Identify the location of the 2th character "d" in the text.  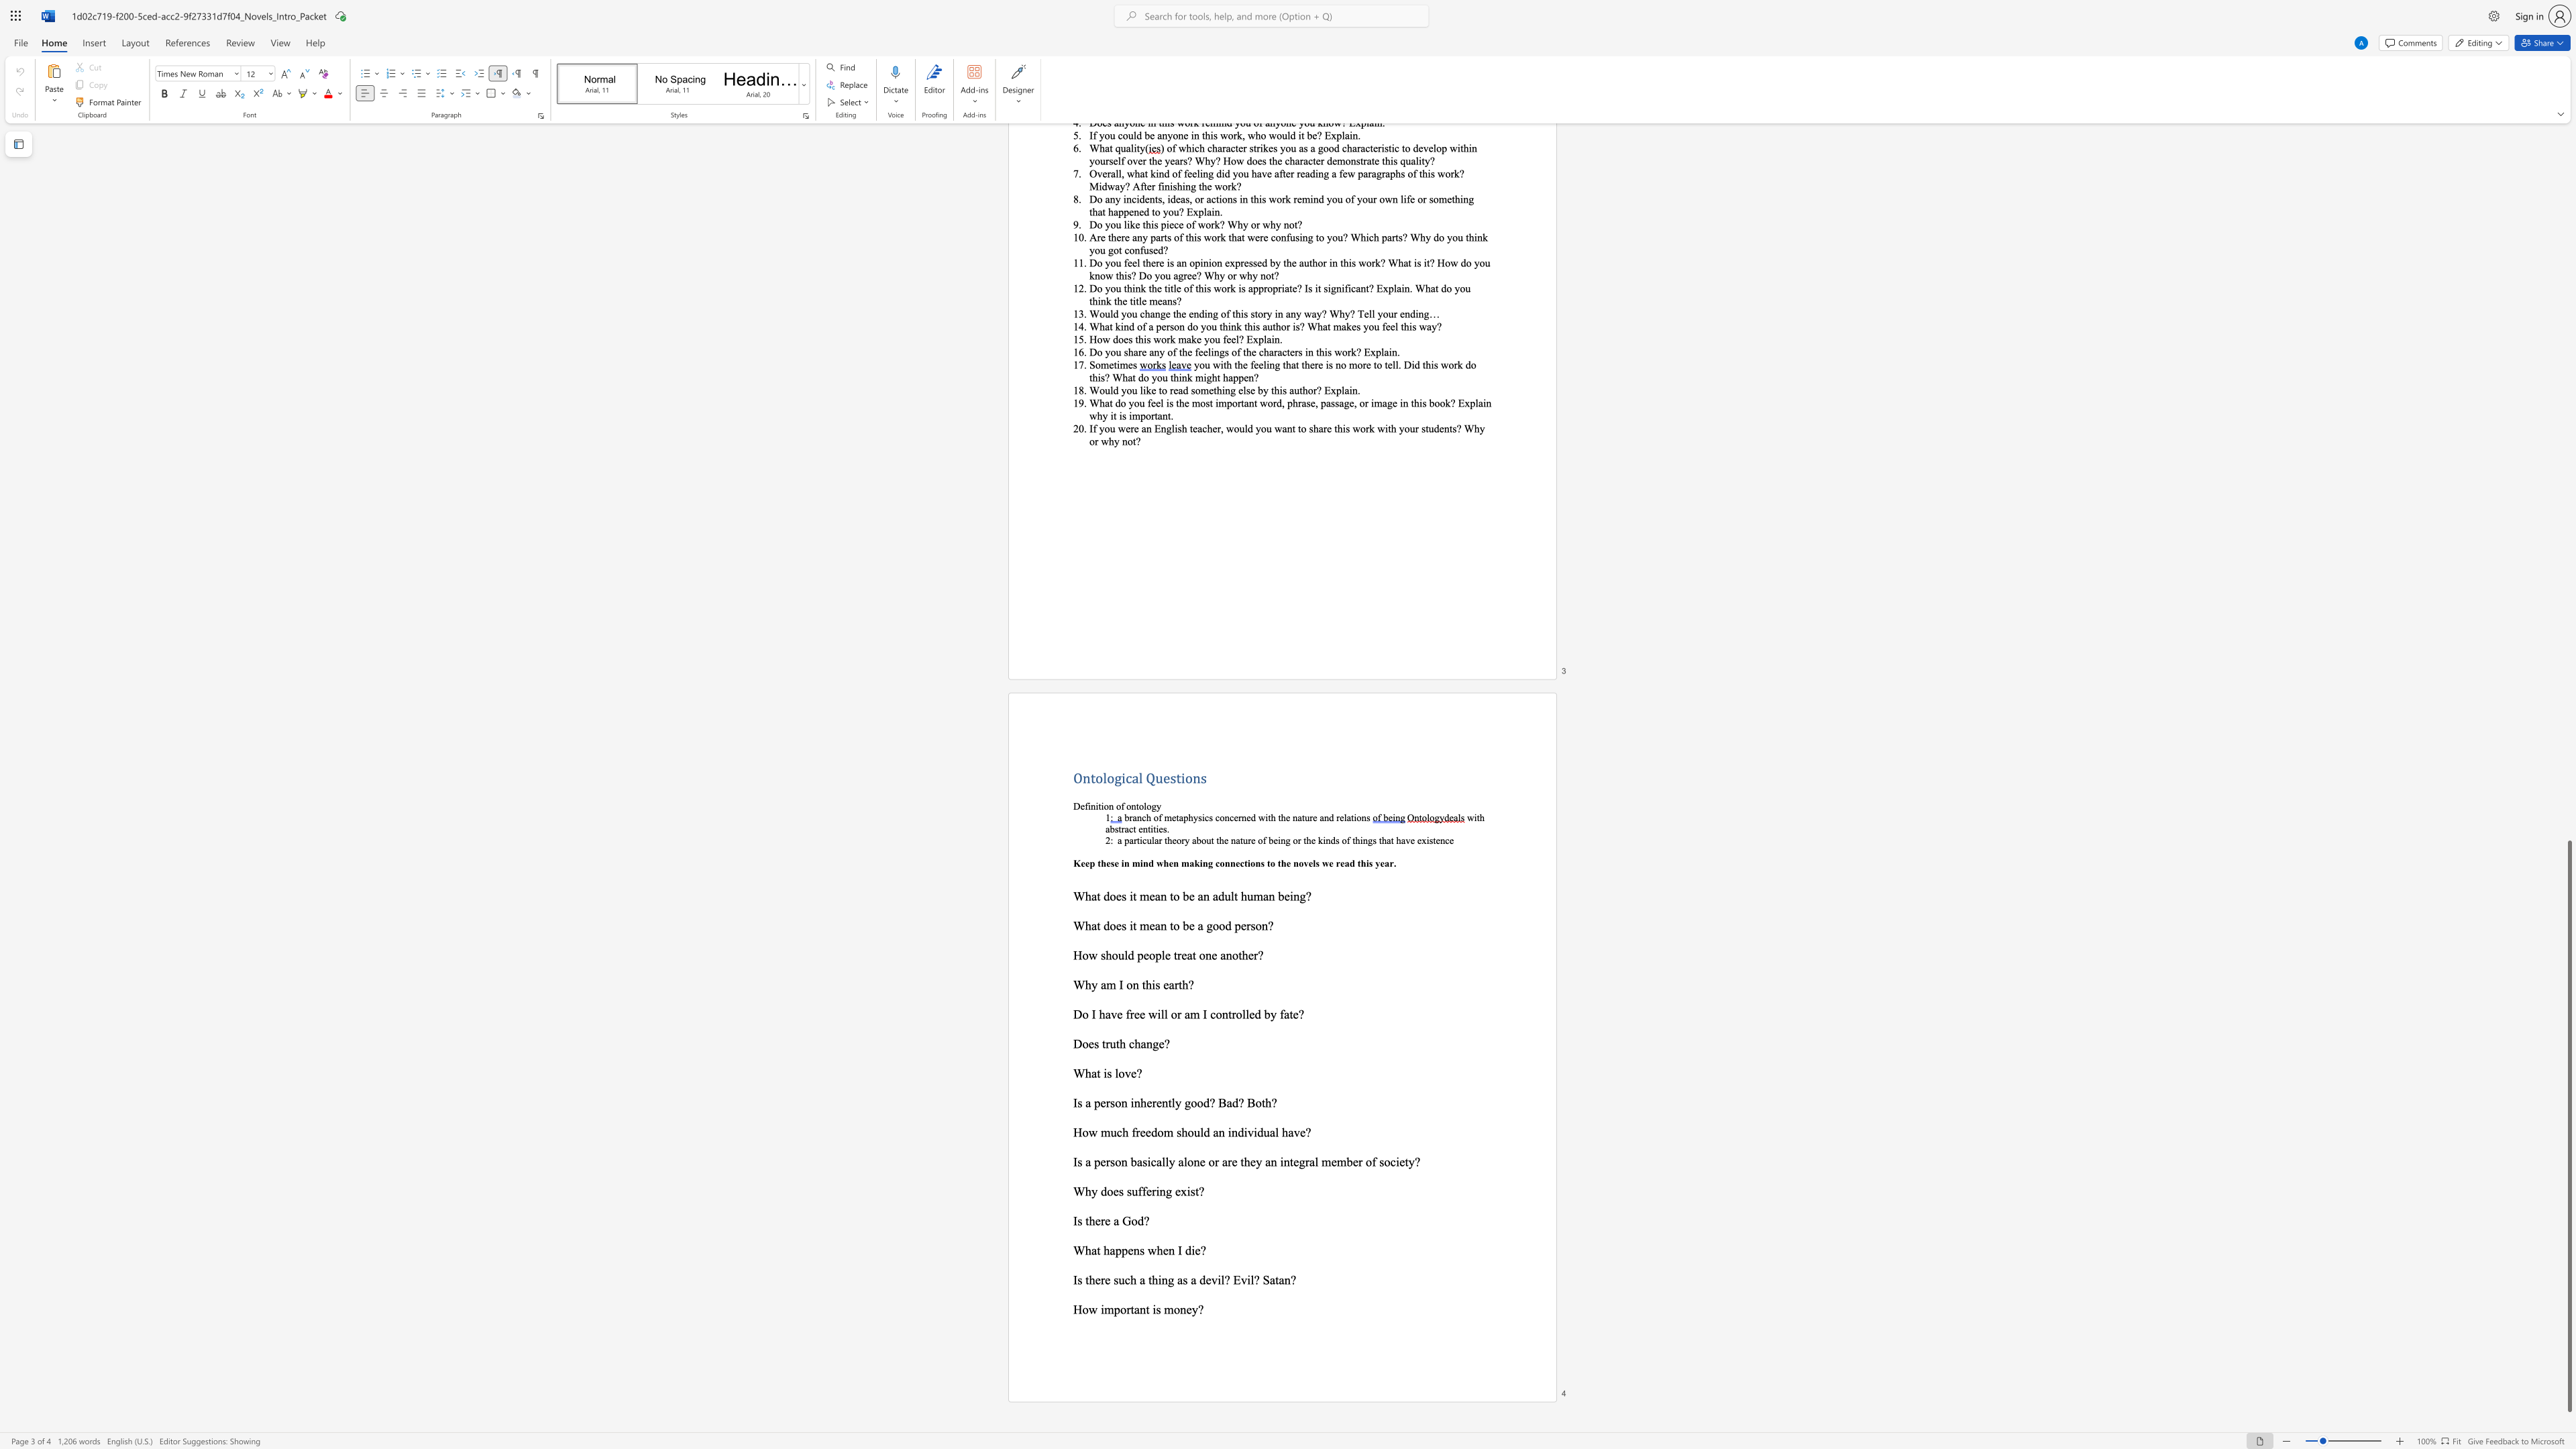
(1234, 1102).